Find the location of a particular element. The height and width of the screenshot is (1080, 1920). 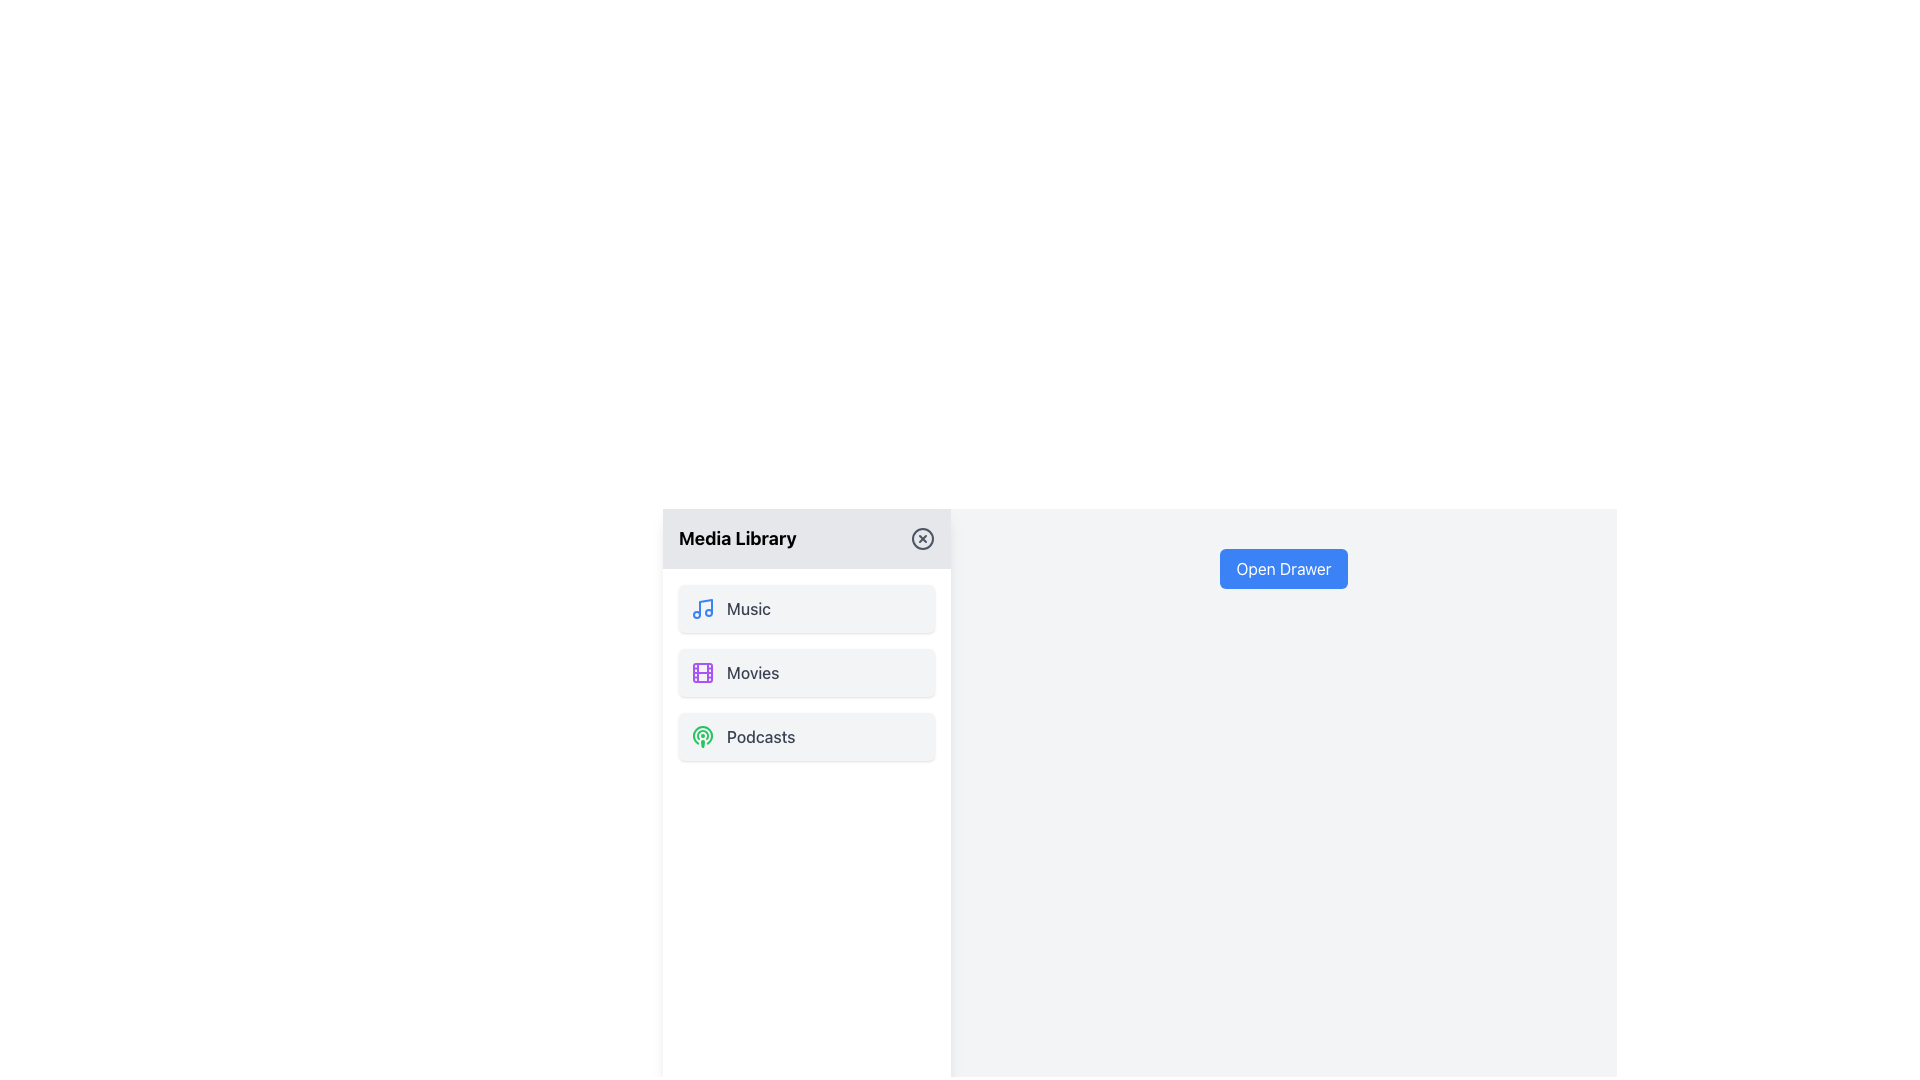

the 'Music' icon located in the left-side panel under the 'Media Library' heading is located at coordinates (702, 608).